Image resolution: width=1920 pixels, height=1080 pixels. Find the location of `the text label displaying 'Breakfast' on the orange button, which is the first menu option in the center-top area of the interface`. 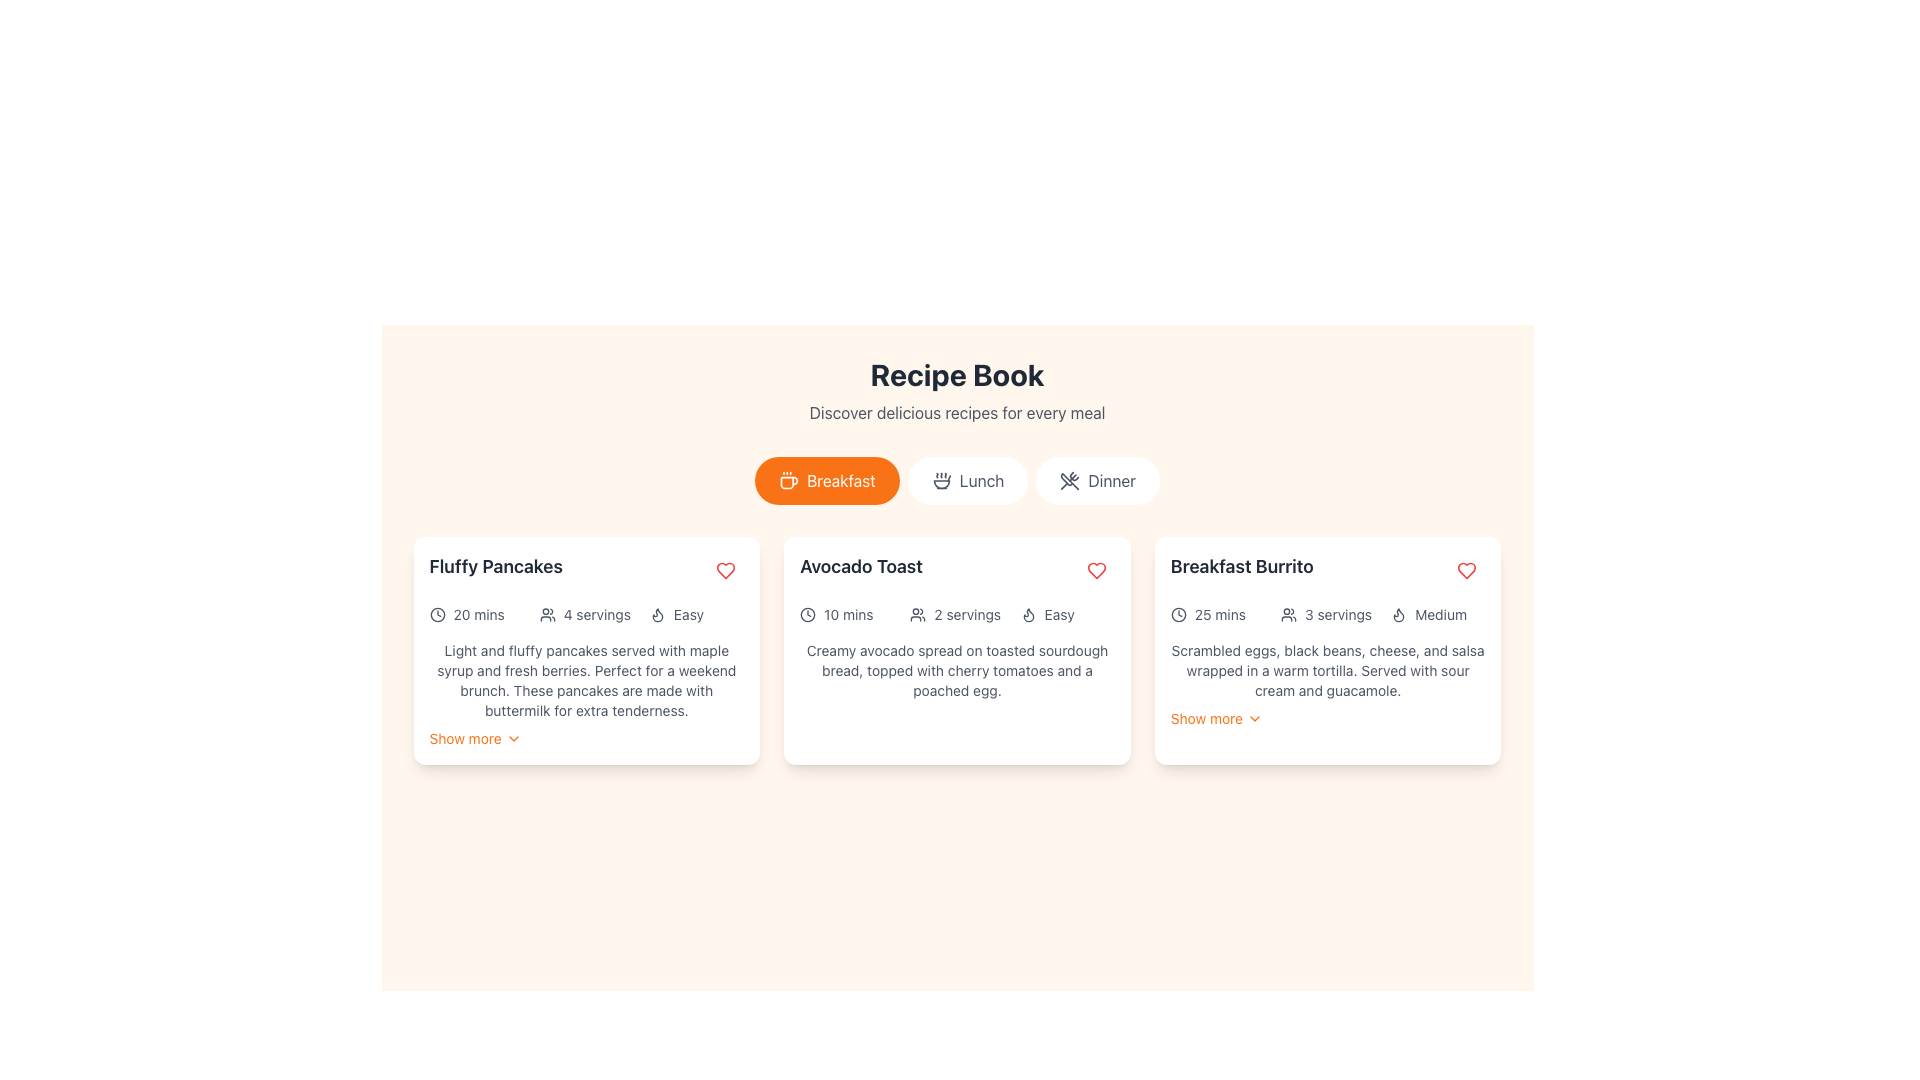

the text label displaying 'Breakfast' on the orange button, which is the first menu option in the center-top area of the interface is located at coordinates (841, 481).